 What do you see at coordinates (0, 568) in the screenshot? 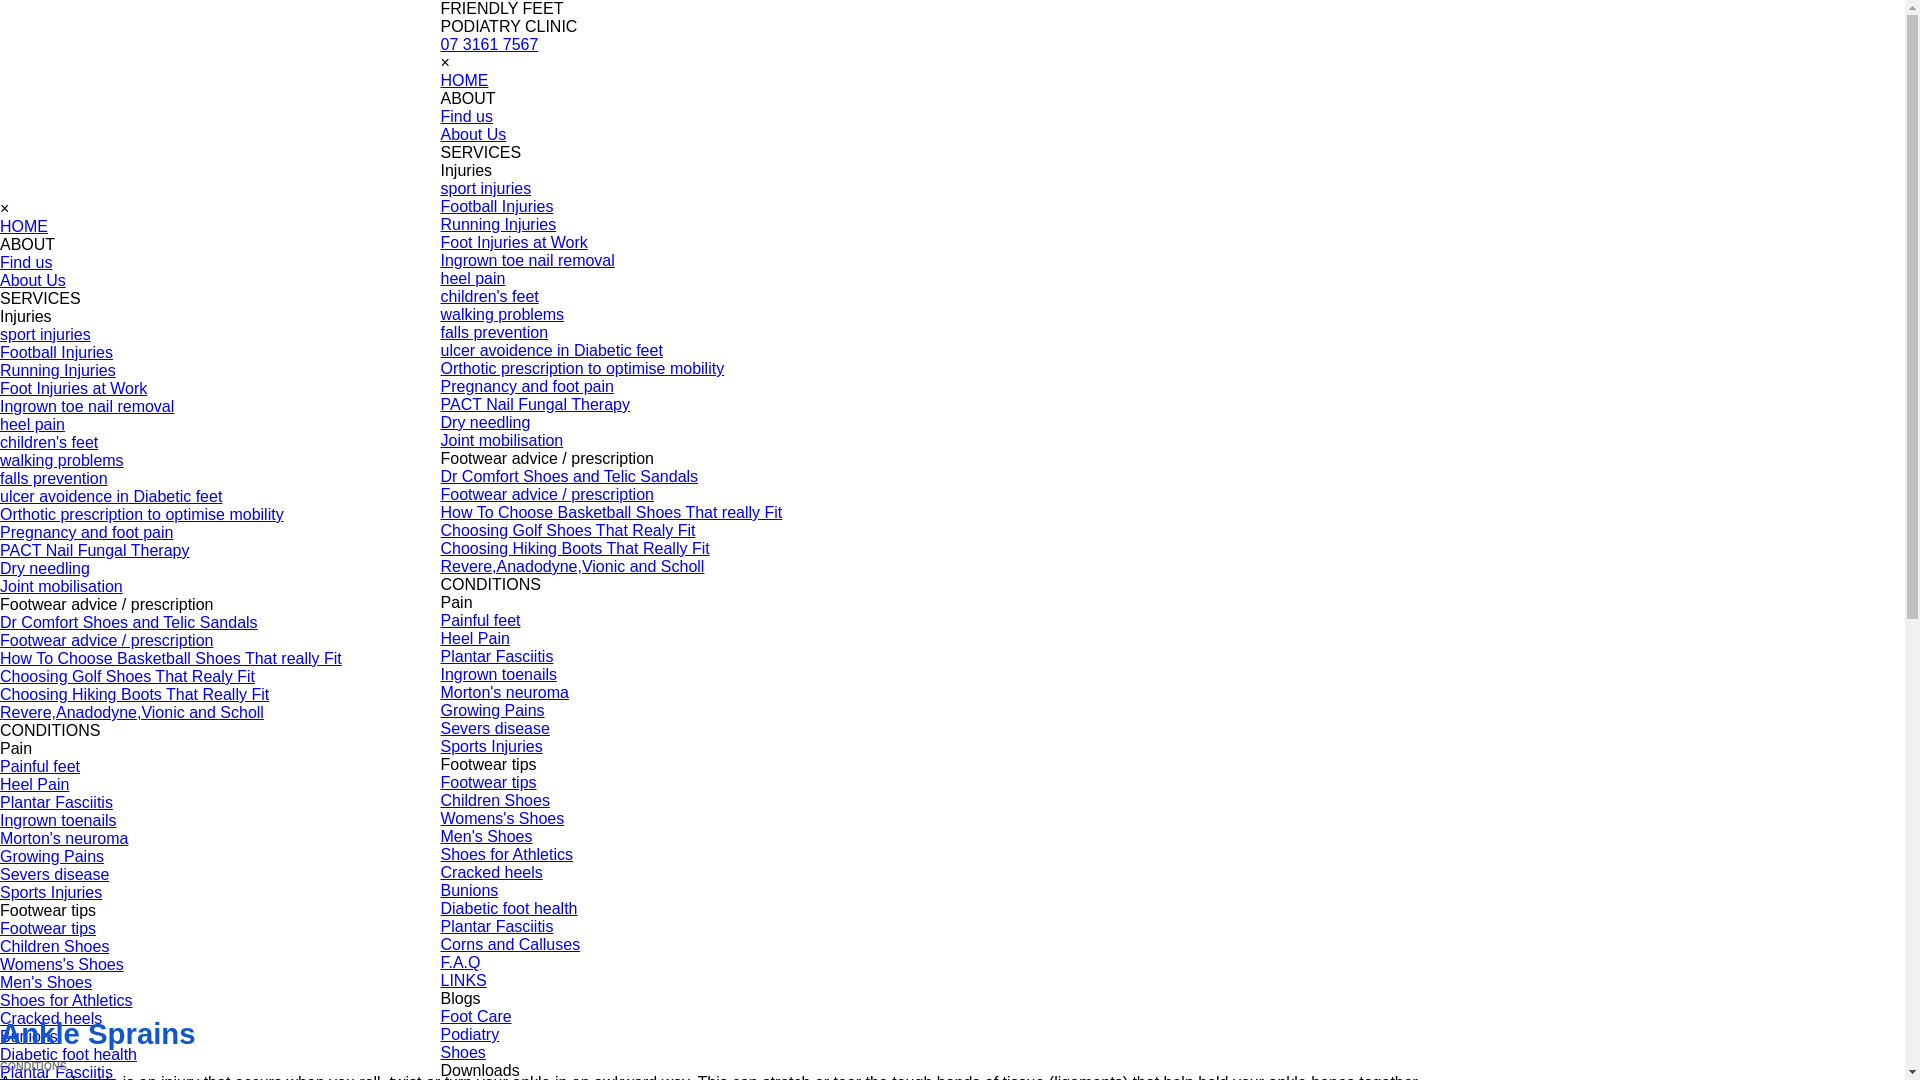
I see `'Dry needling'` at bounding box center [0, 568].